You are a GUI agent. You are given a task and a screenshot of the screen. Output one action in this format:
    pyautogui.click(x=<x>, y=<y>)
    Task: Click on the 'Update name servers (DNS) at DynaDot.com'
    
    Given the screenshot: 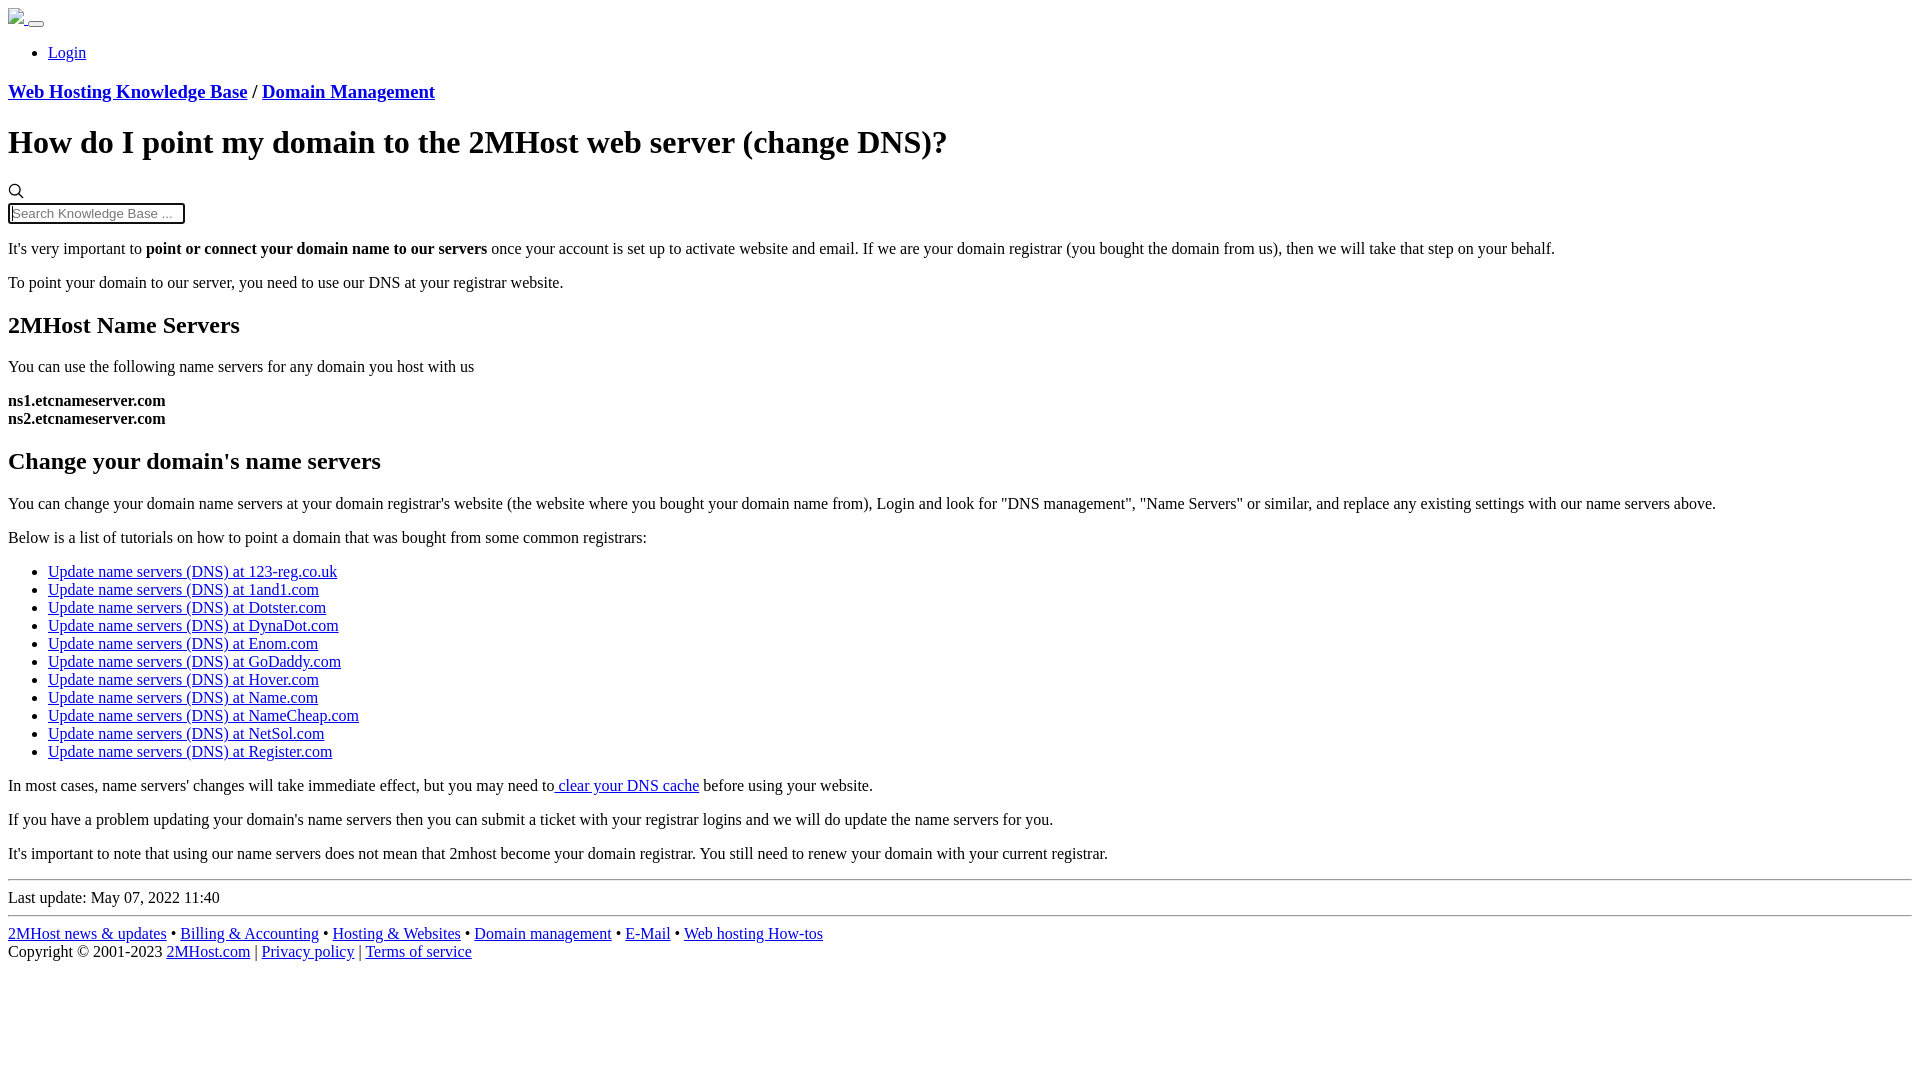 What is the action you would take?
    pyautogui.click(x=193, y=624)
    